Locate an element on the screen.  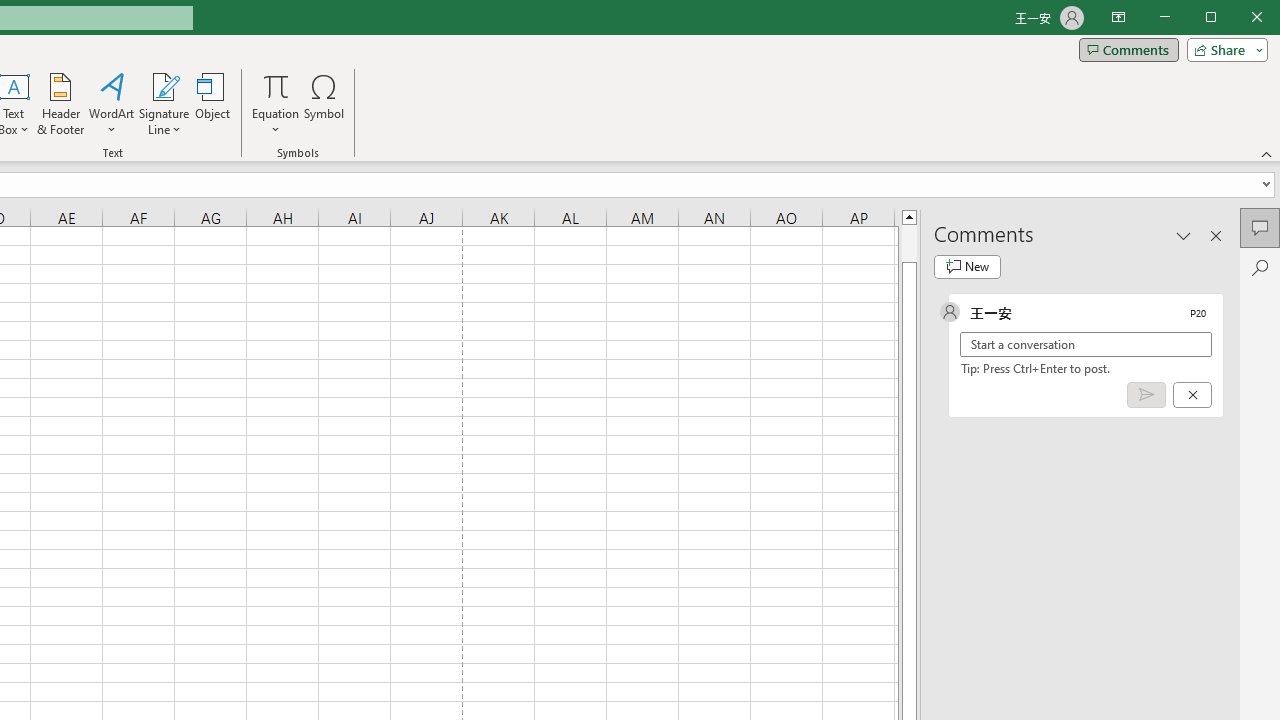
'Symbol...' is located at coordinates (324, 104).